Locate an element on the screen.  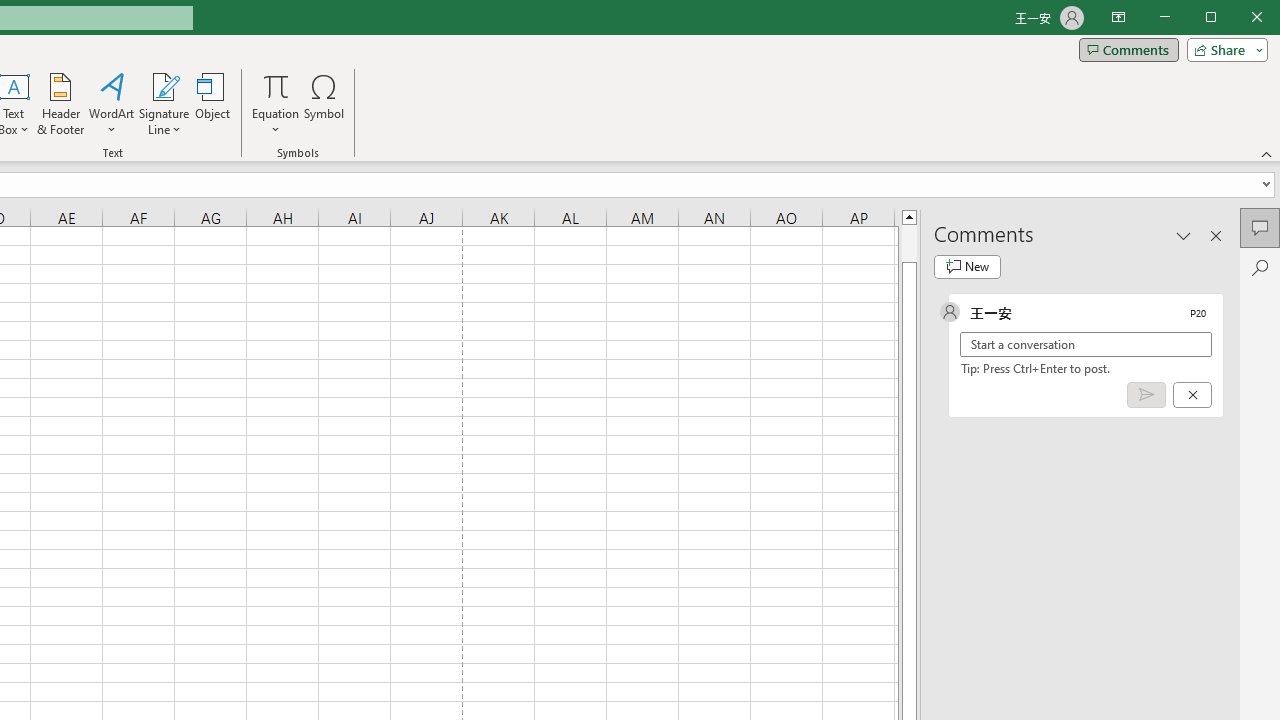
'Symbol...' is located at coordinates (324, 104).